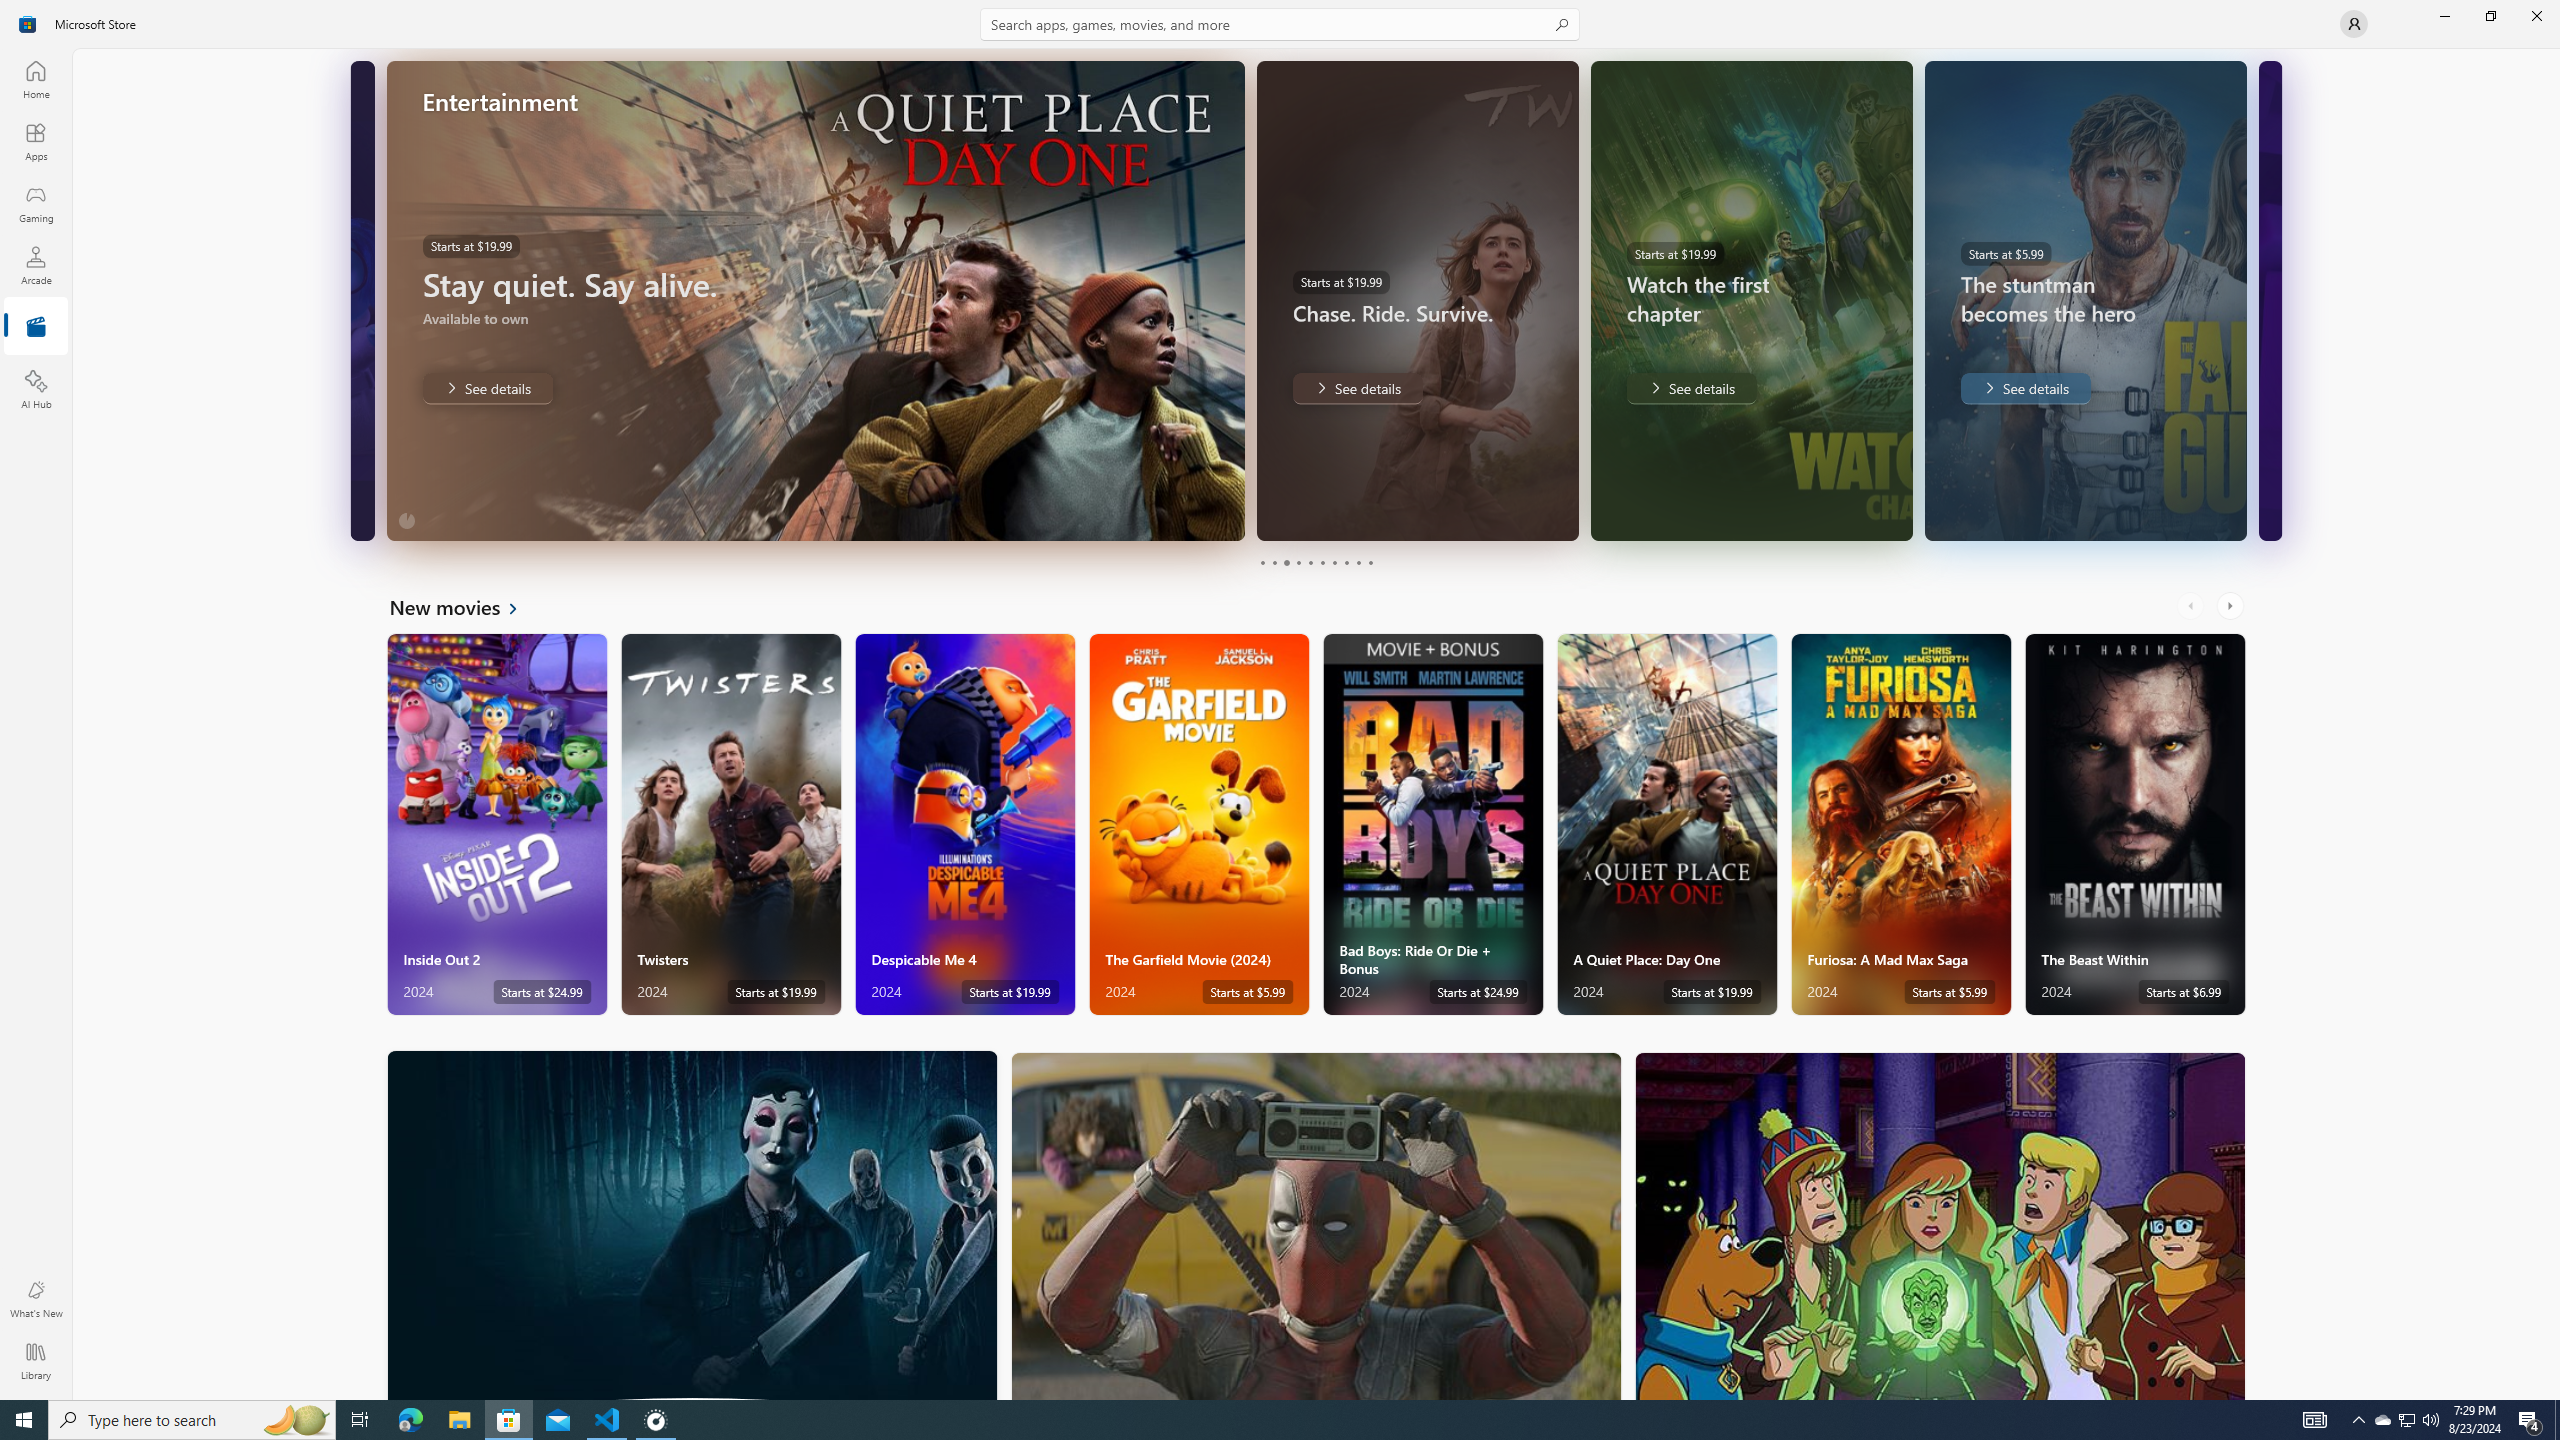  What do you see at coordinates (2231, 605) in the screenshot?
I see `'AutomationID: RightScrollButton'` at bounding box center [2231, 605].